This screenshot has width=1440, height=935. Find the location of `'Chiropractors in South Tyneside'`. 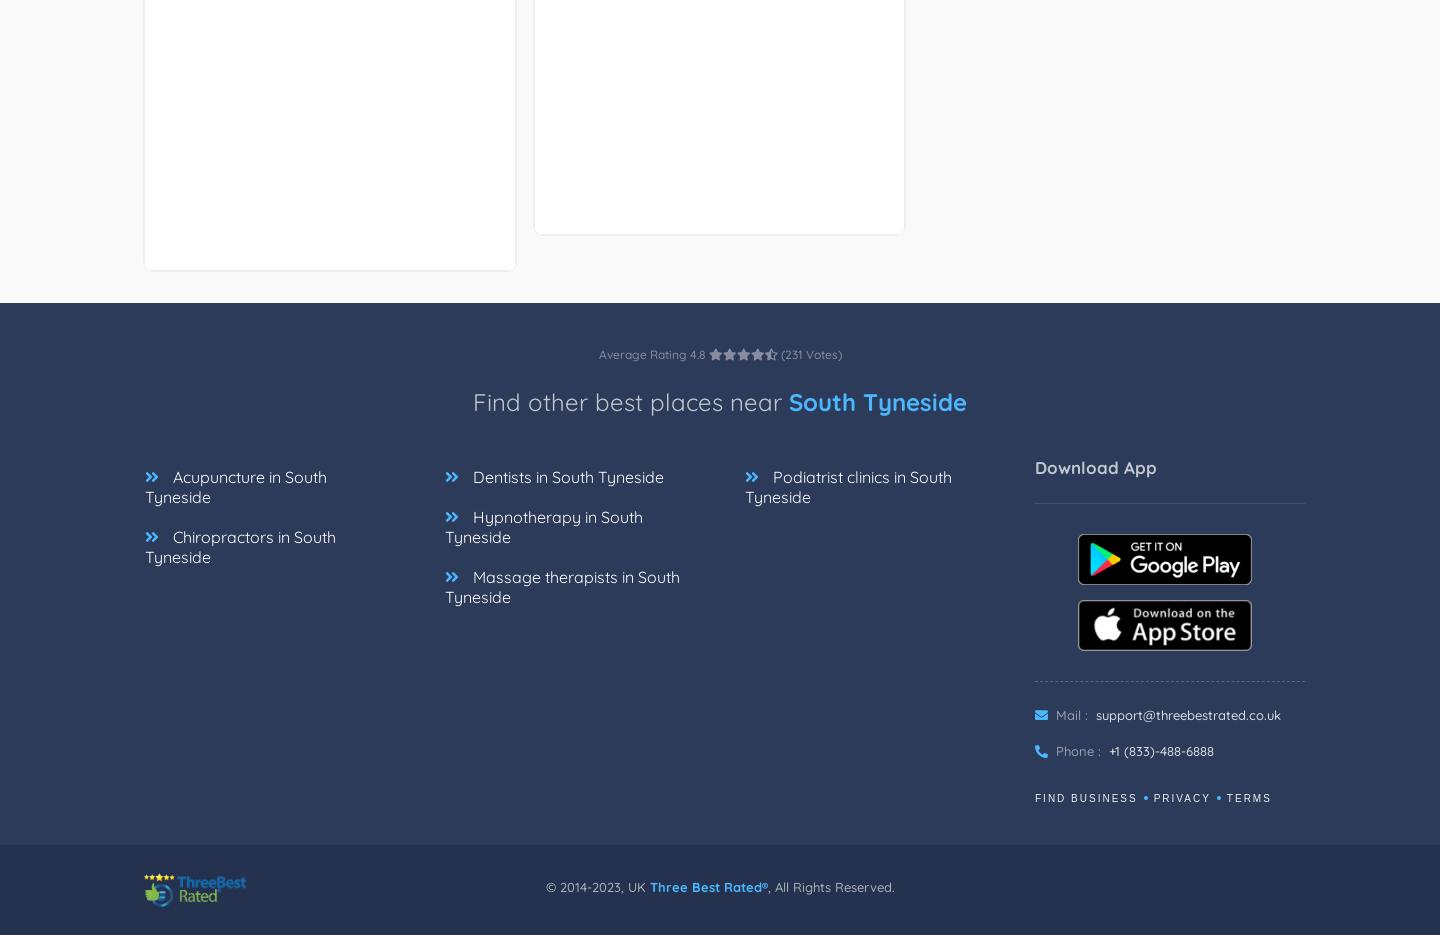

'Chiropractors in South Tyneside' is located at coordinates (240, 545).